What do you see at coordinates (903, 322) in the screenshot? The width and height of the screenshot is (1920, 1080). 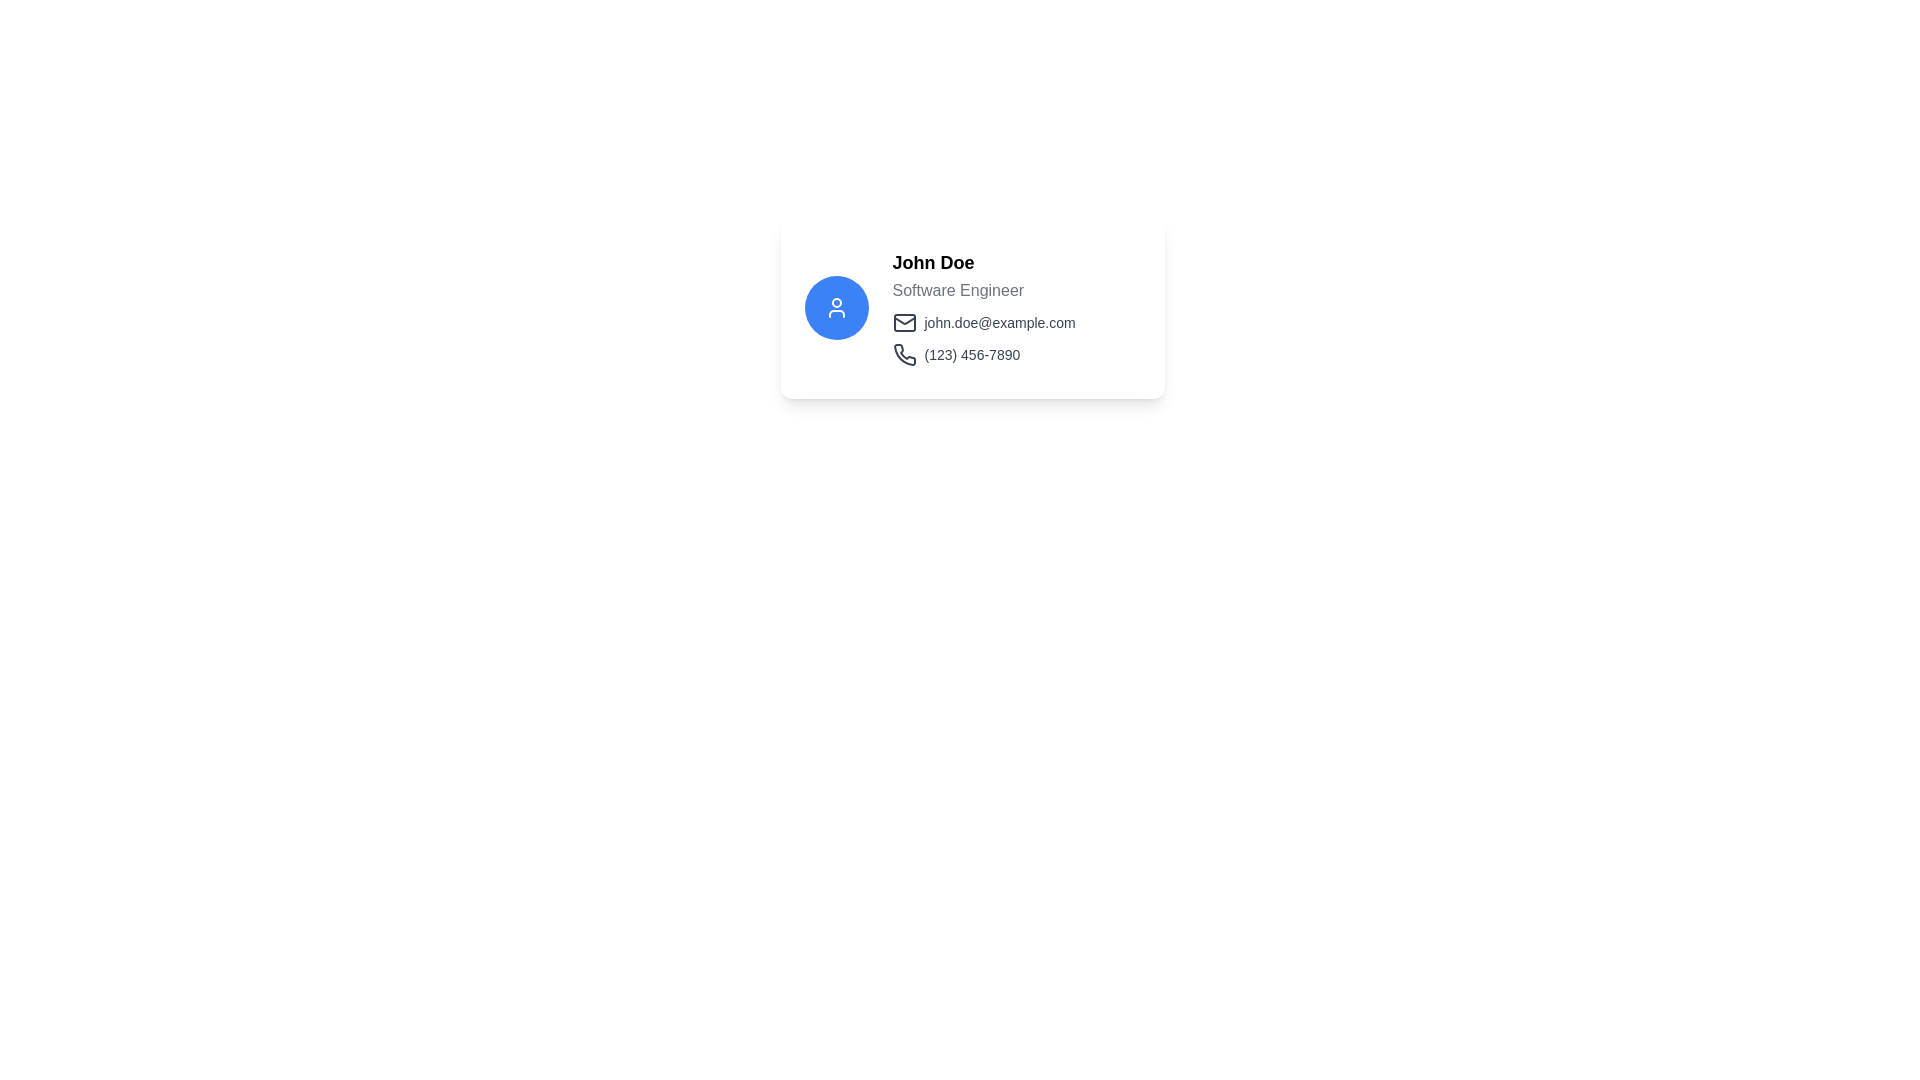 I see `the envelope-shaped icon with a black outline, located to the left of the text 'john.doe@example.com'` at bounding box center [903, 322].